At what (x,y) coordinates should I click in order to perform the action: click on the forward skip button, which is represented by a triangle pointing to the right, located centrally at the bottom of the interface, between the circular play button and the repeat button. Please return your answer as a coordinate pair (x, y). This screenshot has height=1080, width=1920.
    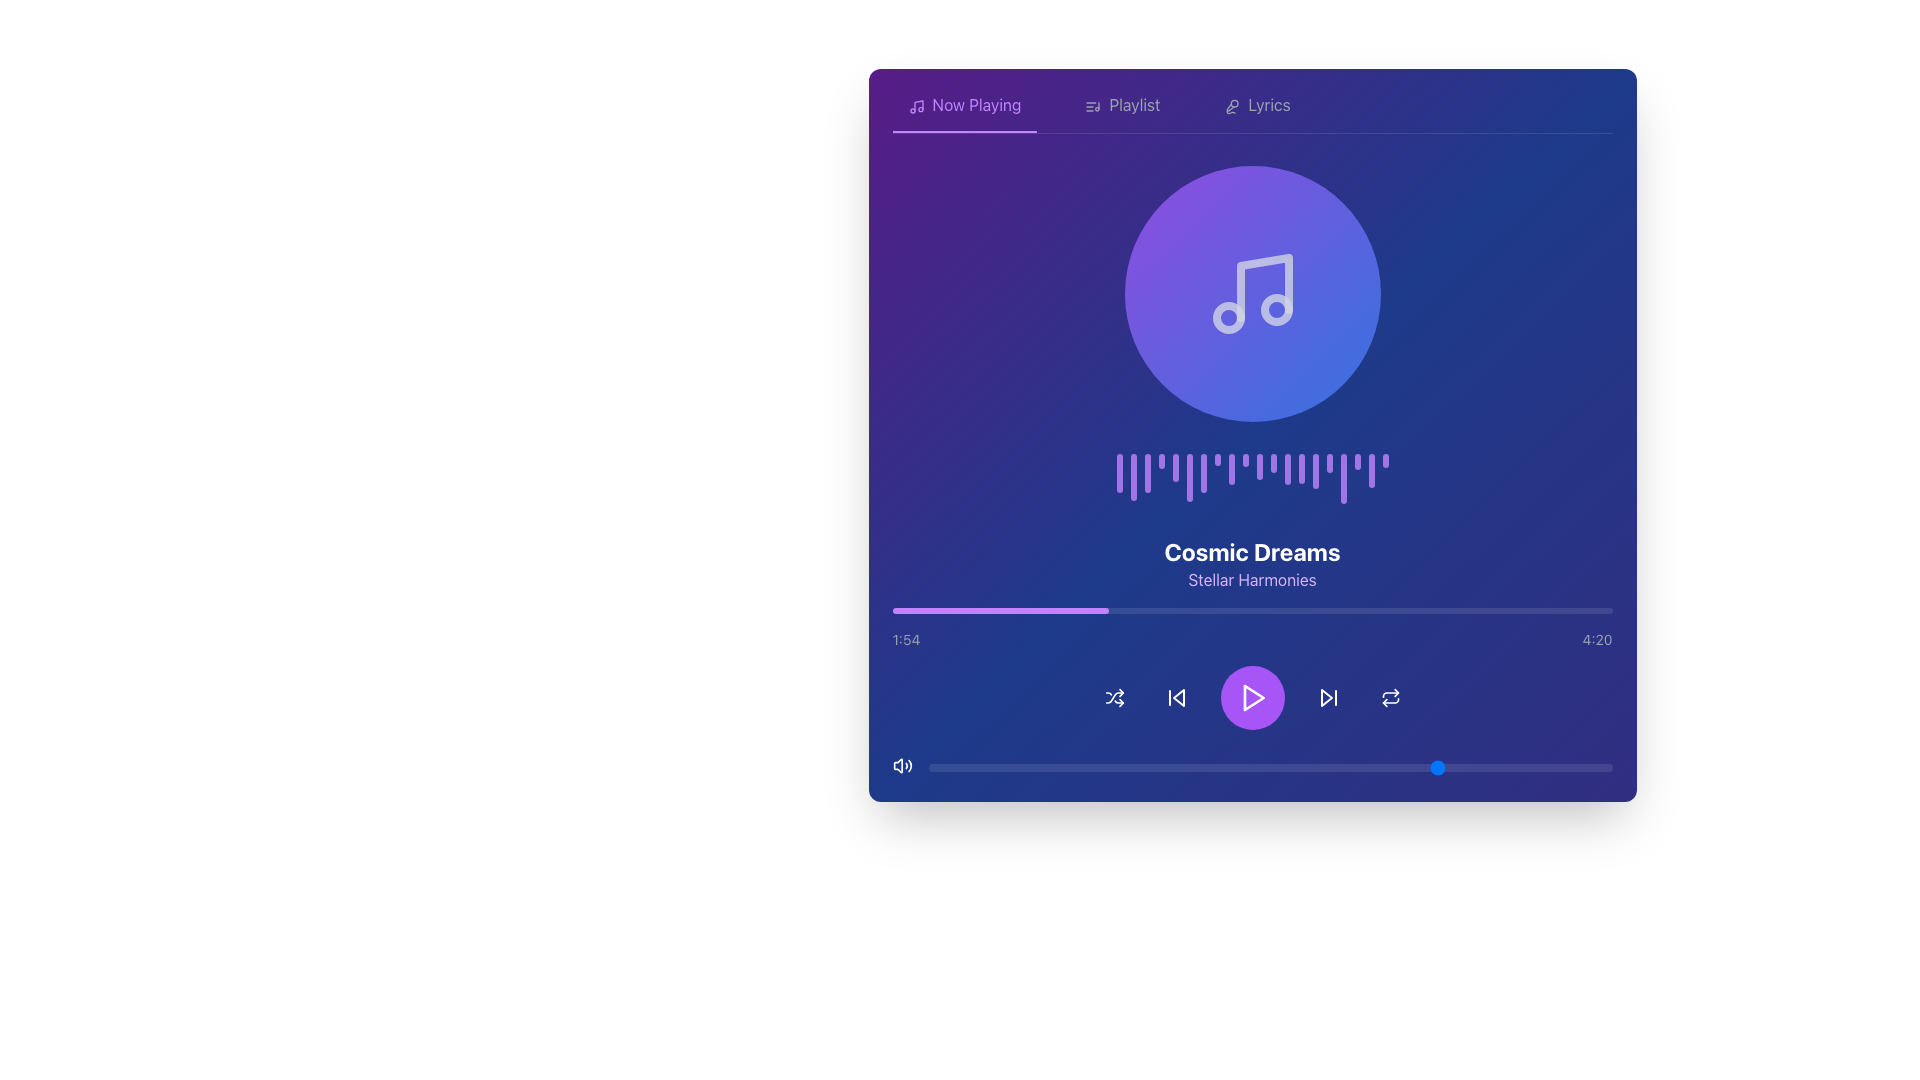
    Looking at the image, I should click on (1328, 697).